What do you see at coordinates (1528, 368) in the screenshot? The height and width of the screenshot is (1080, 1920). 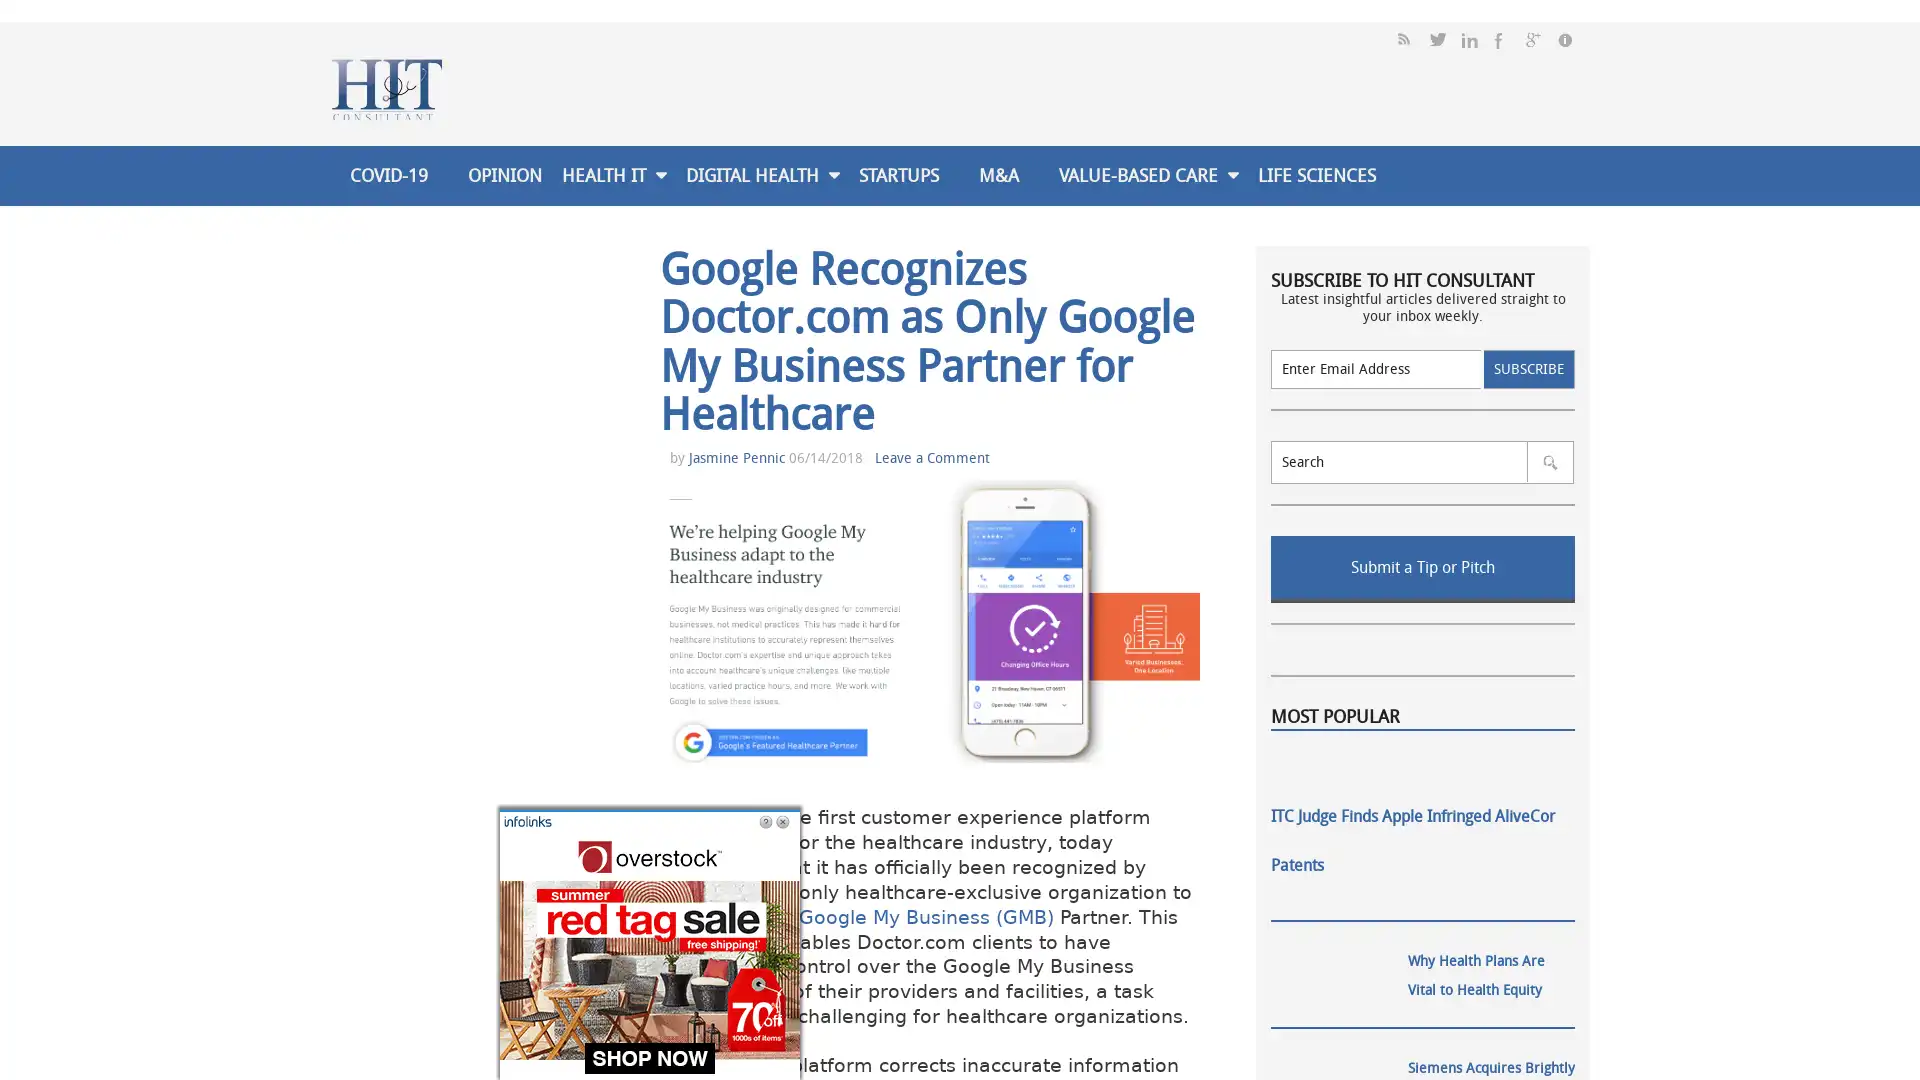 I see `Subscribe` at bounding box center [1528, 368].